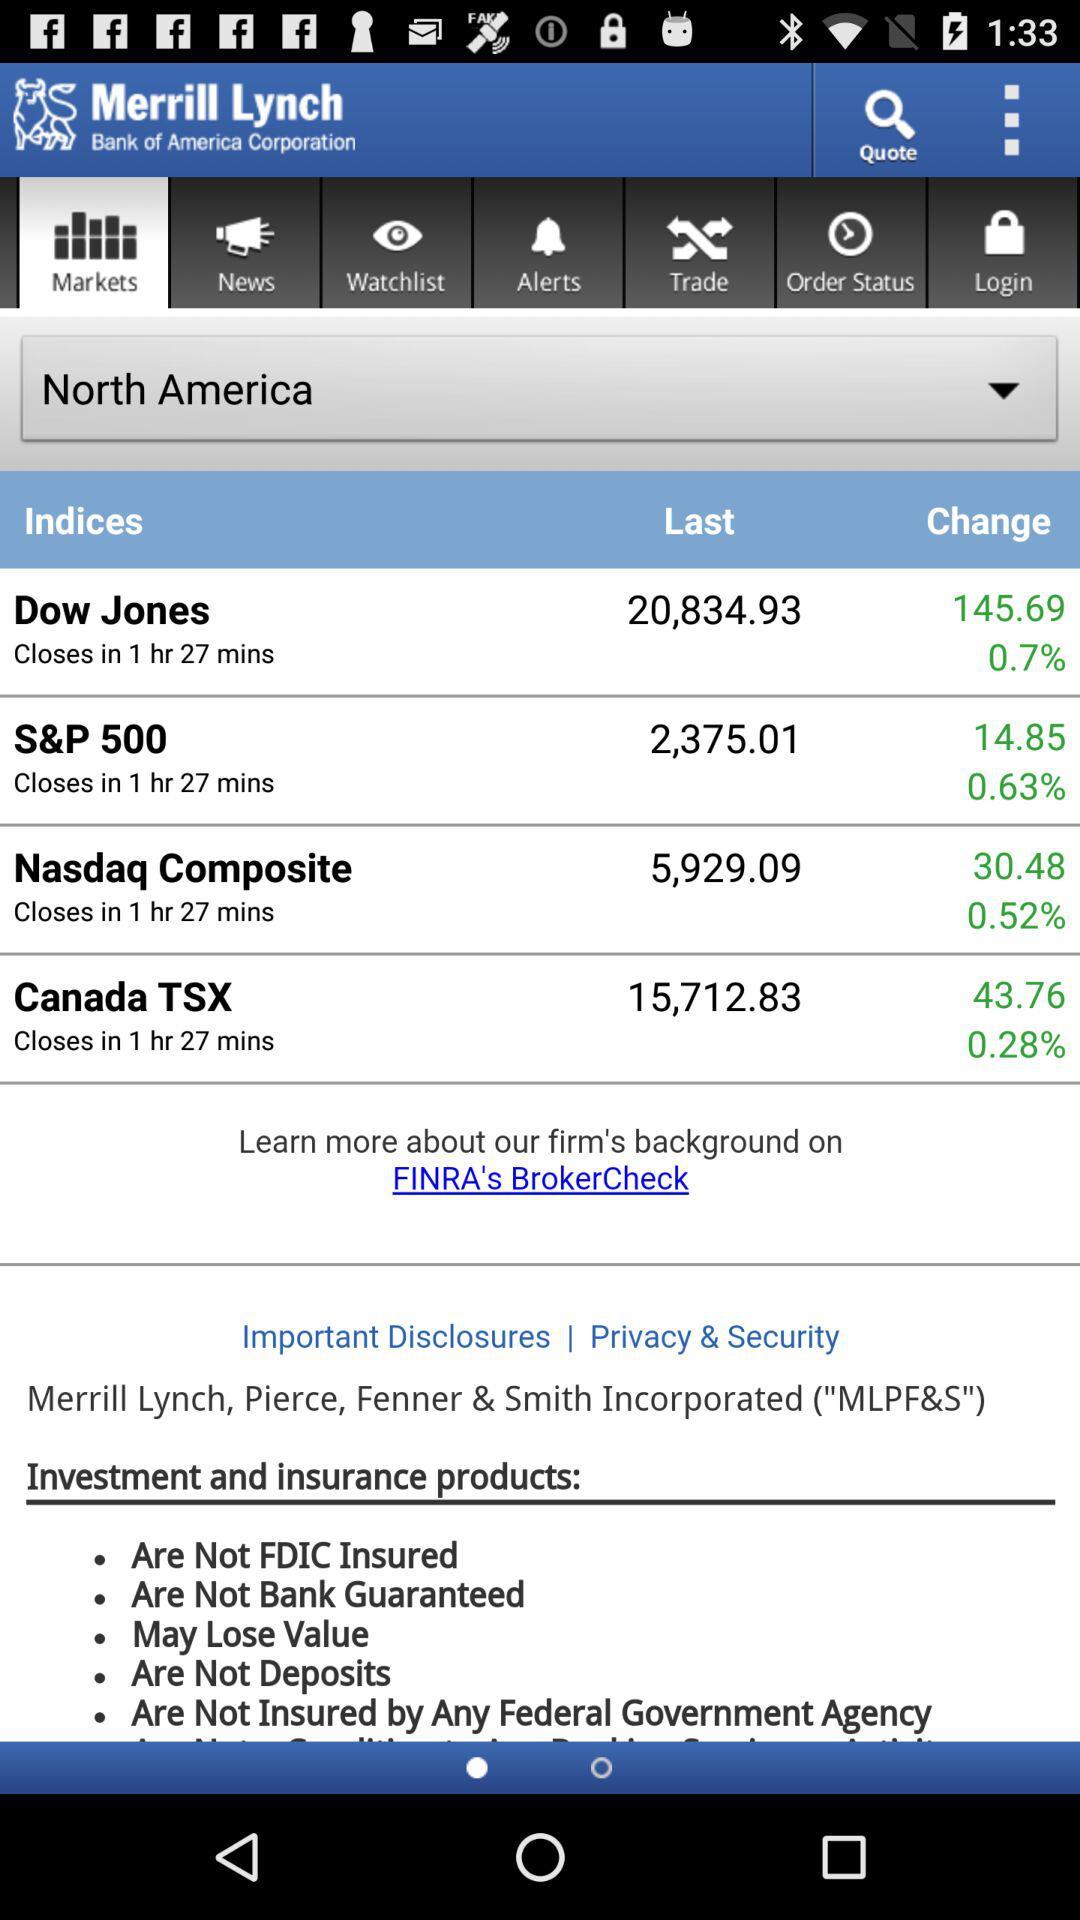 The height and width of the screenshot is (1920, 1080). I want to click on shuffle, so click(698, 241).